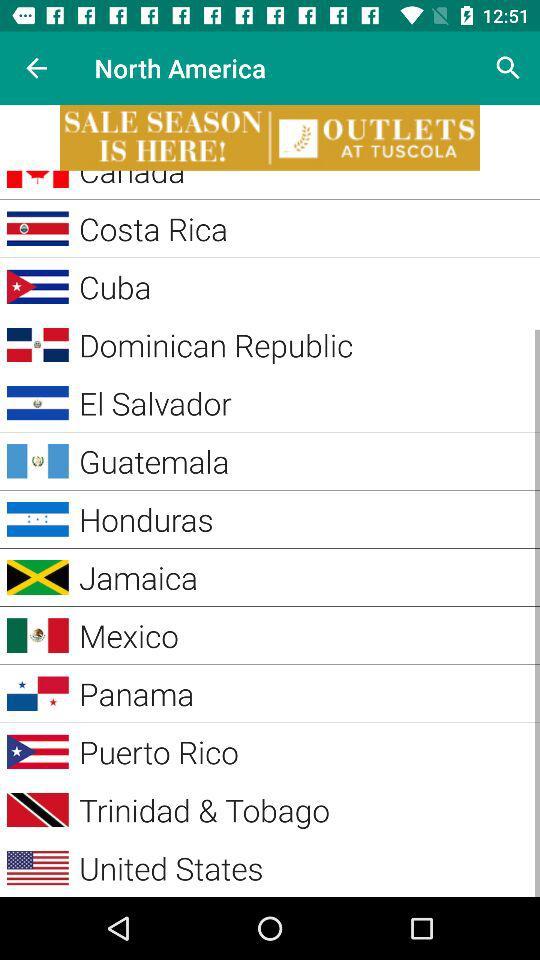  What do you see at coordinates (270, 136) in the screenshot?
I see `advertisement bar` at bounding box center [270, 136].